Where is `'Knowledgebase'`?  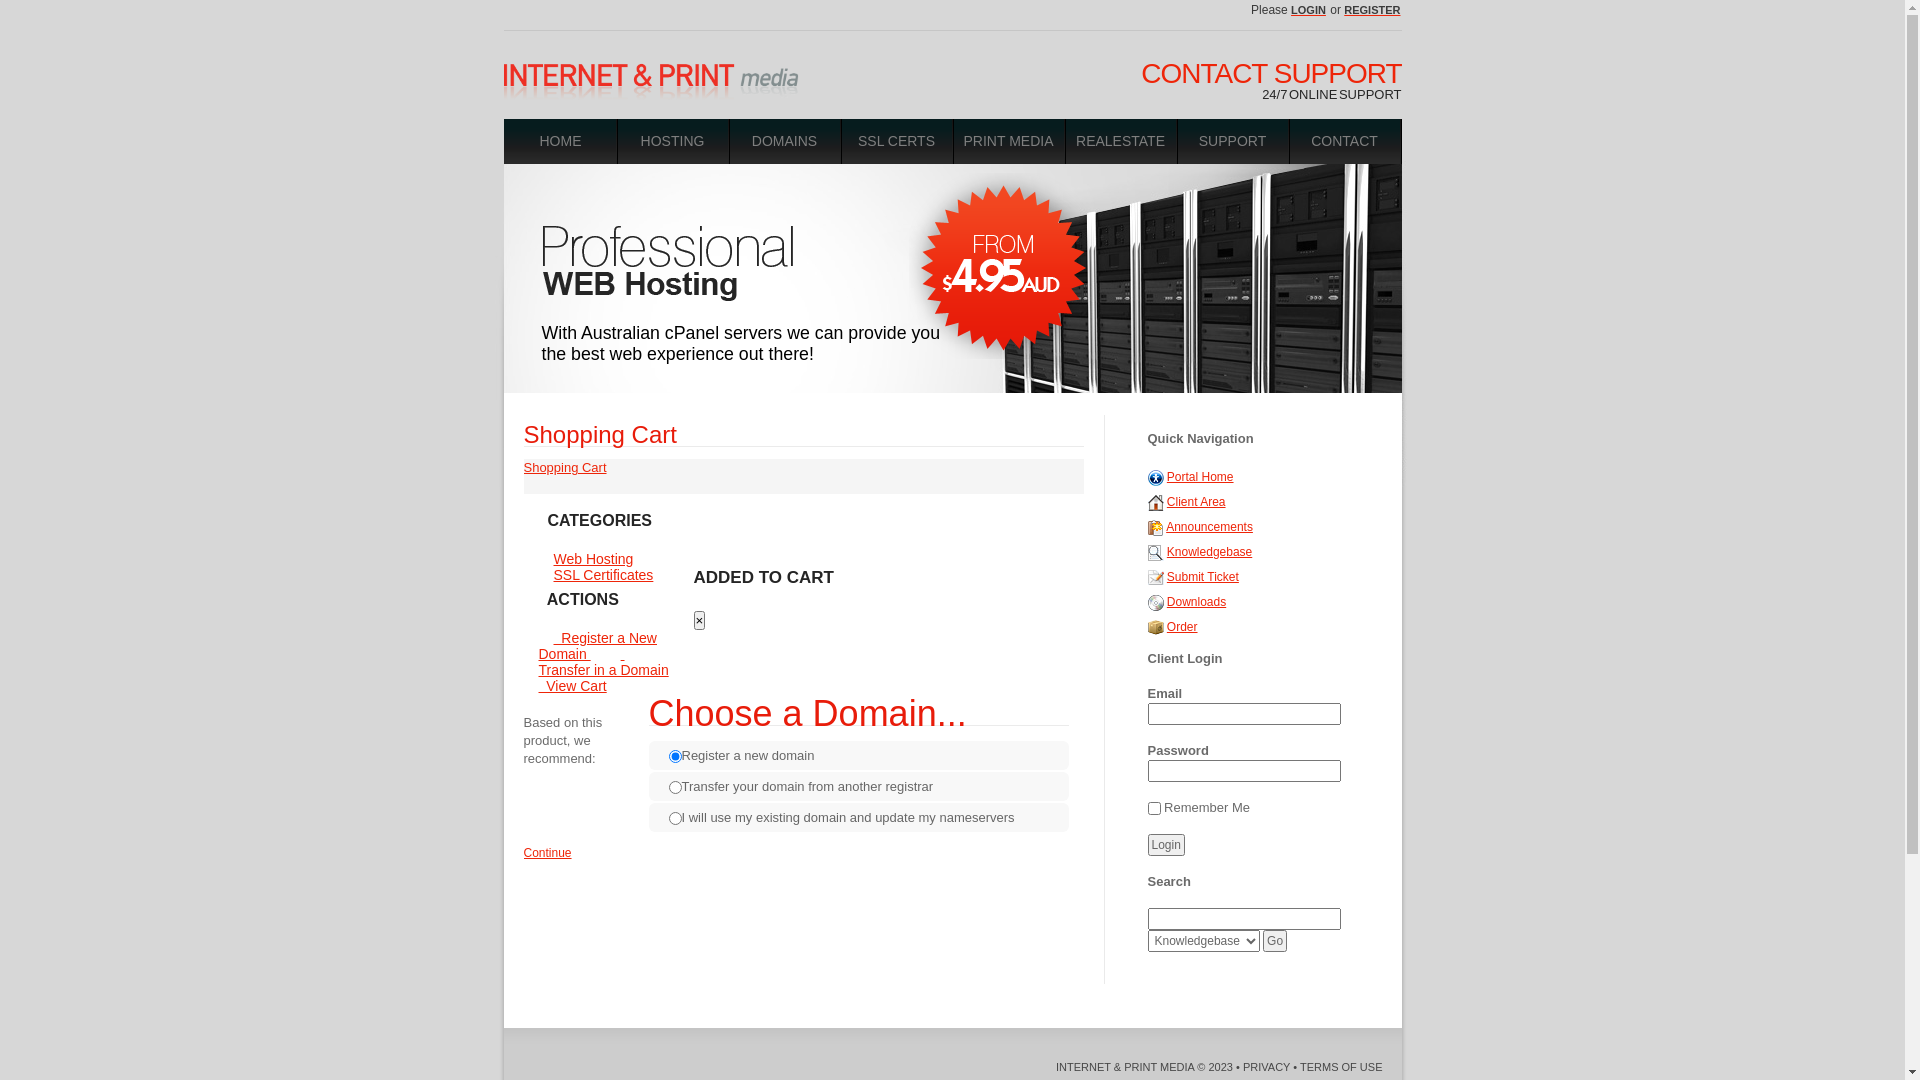
'Knowledgebase' is located at coordinates (1166, 551).